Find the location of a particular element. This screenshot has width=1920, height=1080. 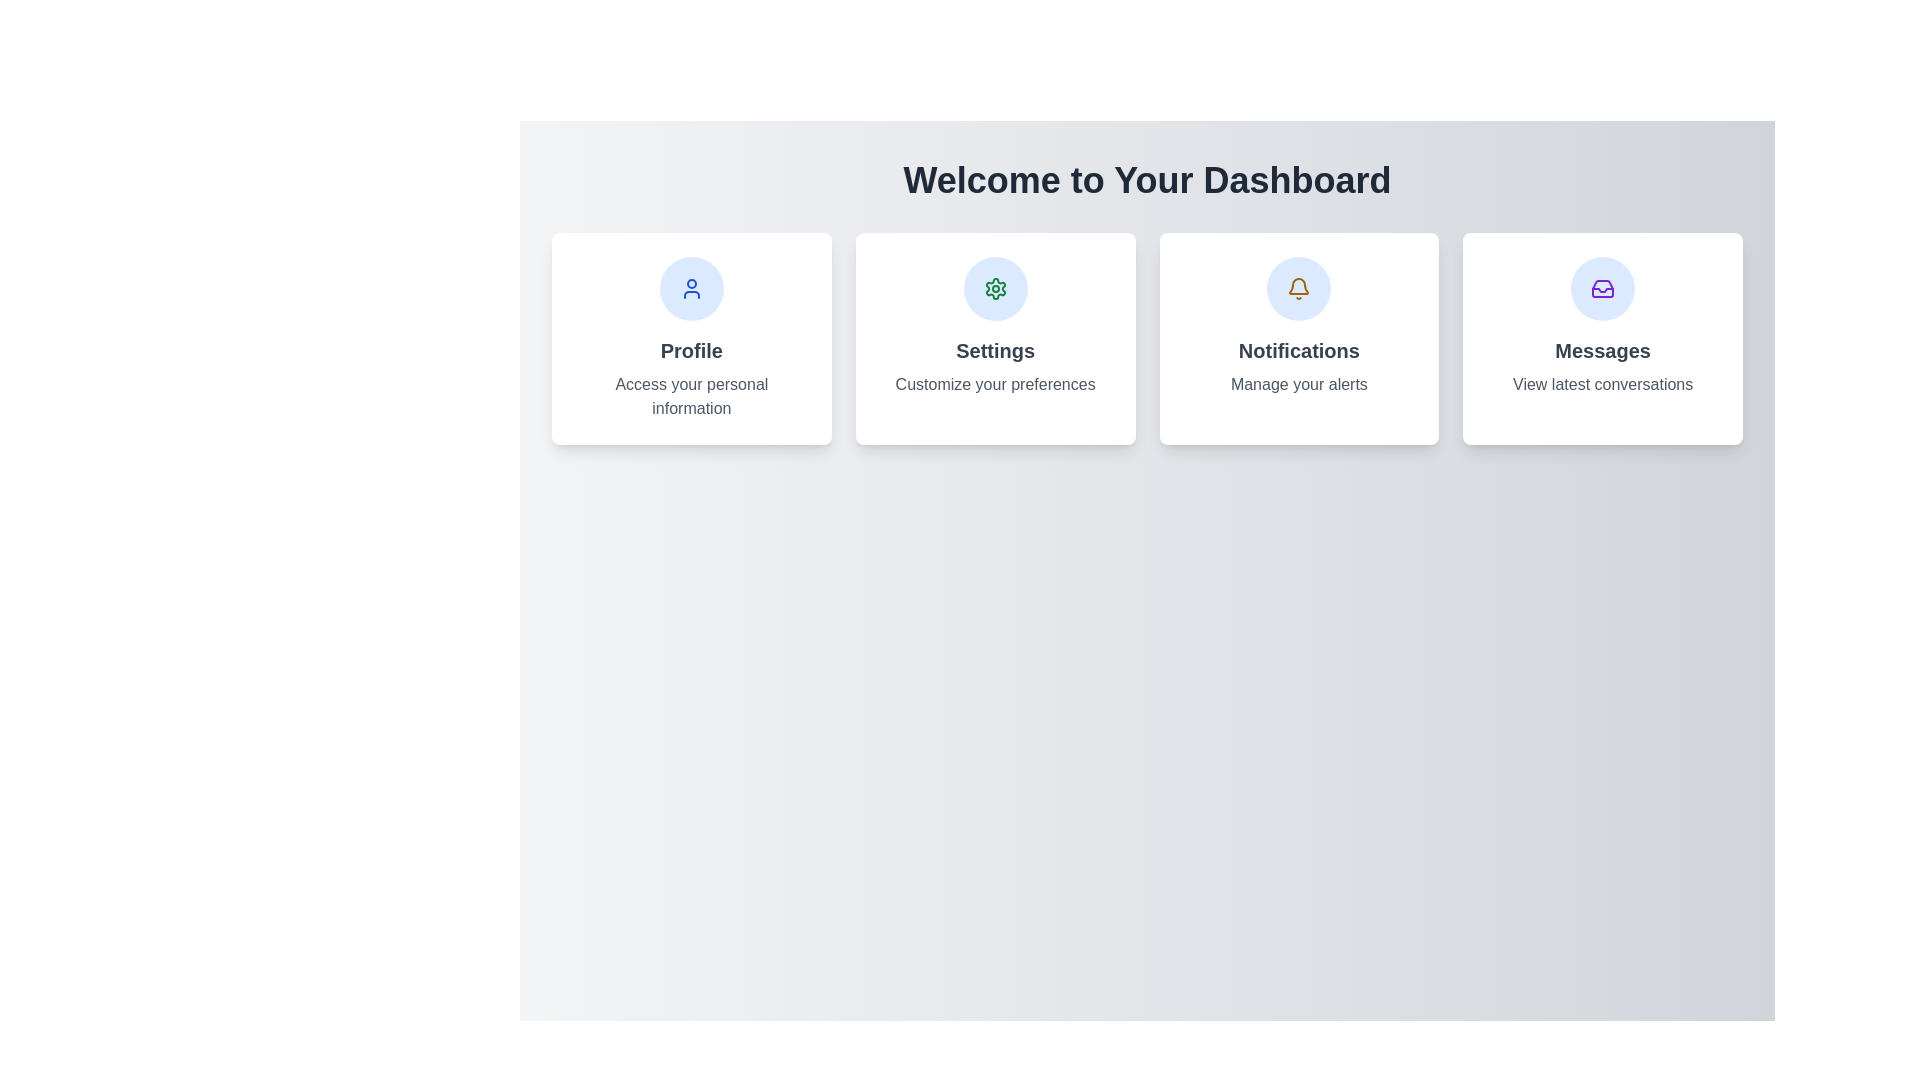

the bell-shaped notification icon, which is styled with a yellow hue and located in the top part of the 'Notifications' card, the third card from the left under the 'Welcome to Your Dashboard' heading is located at coordinates (1299, 289).